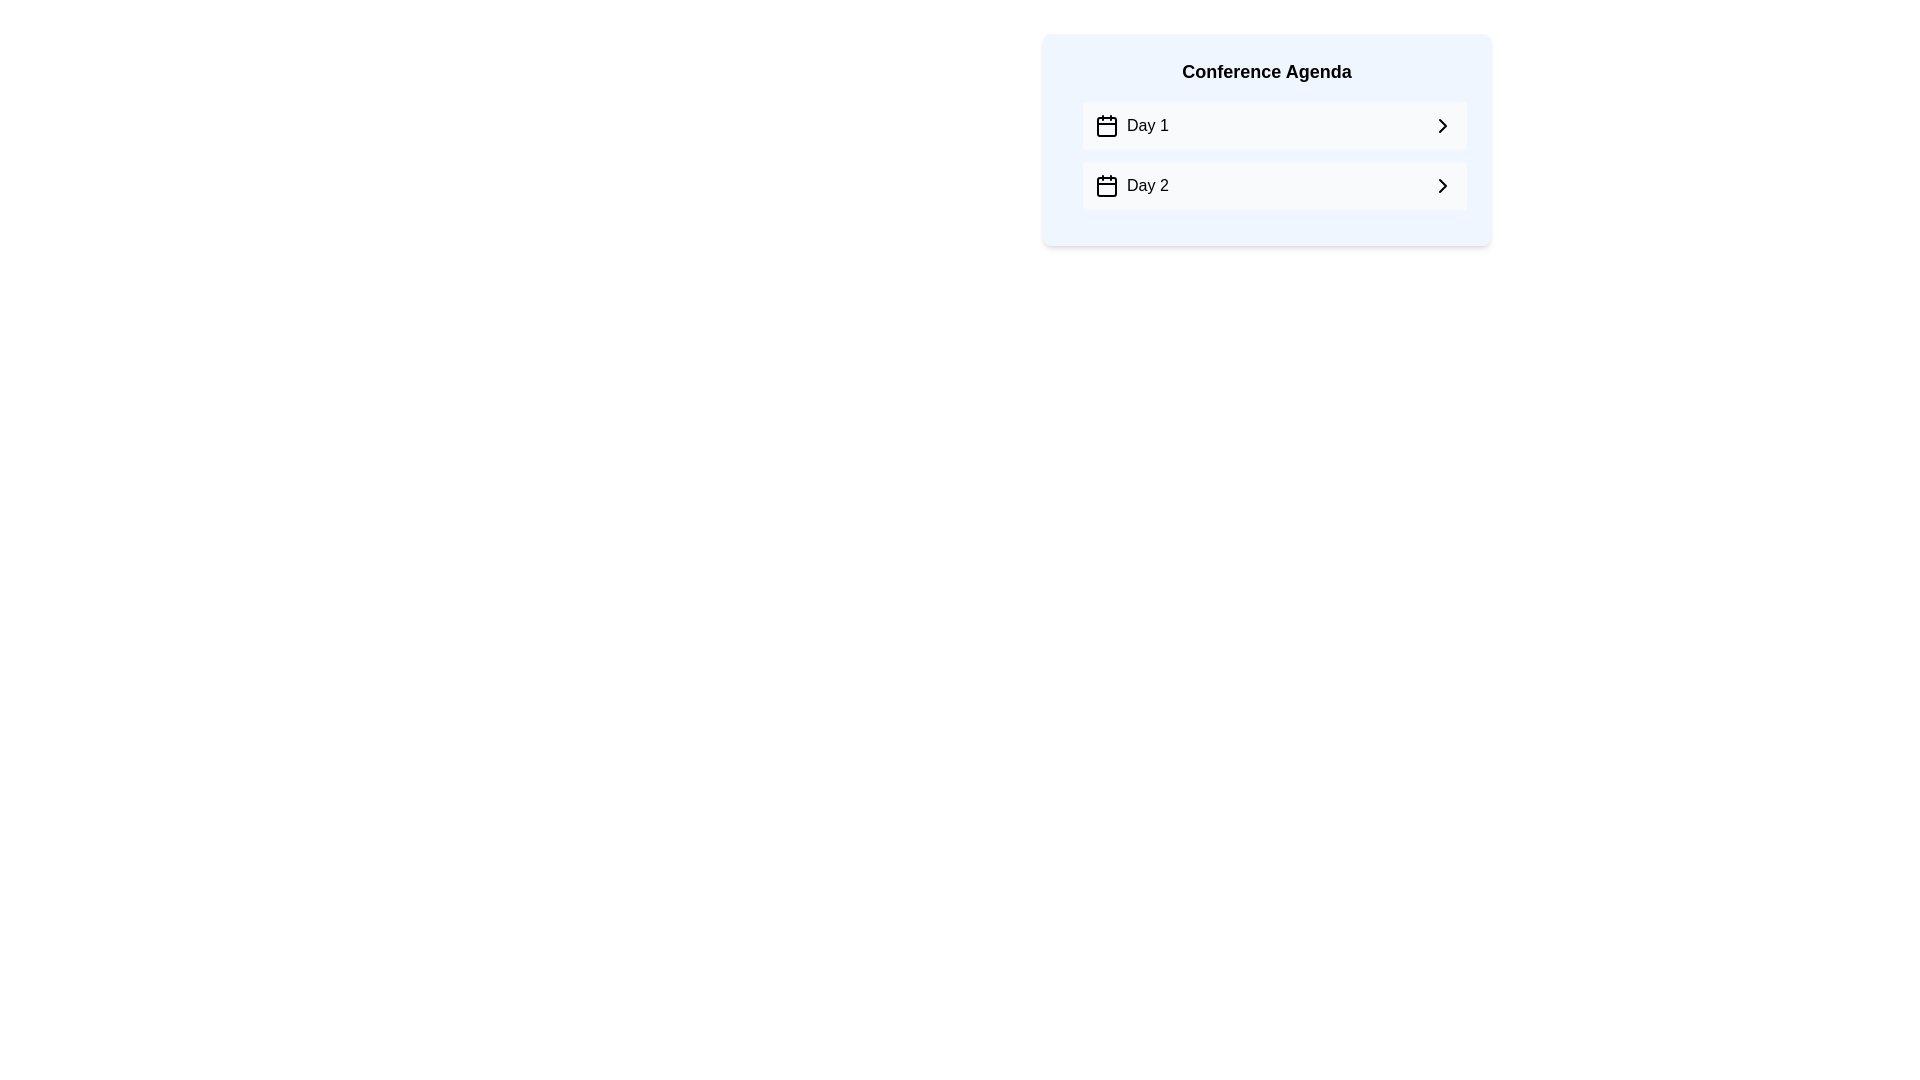  I want to click on the chevron icon associated with 'Day 1', so click(1443, 126).